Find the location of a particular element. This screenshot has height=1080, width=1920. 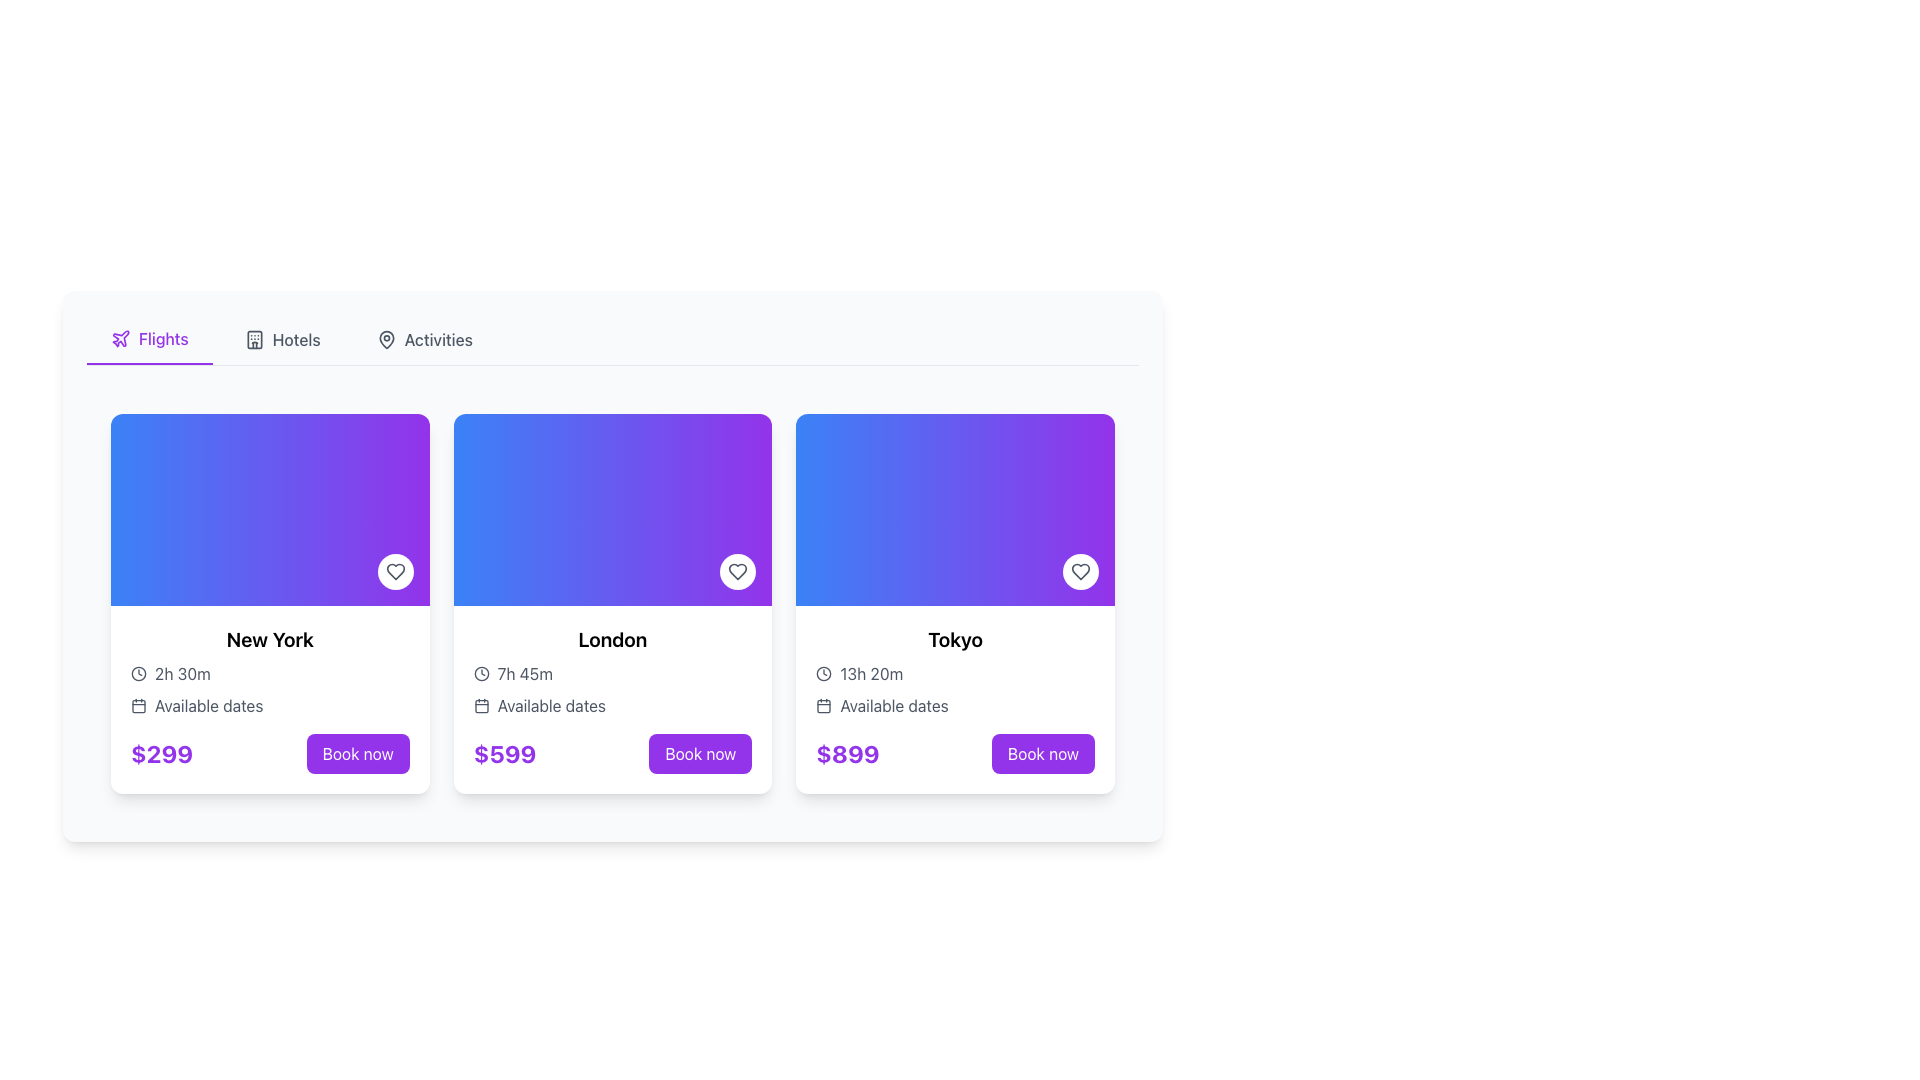

the SVG circle element that is part of the clock icon located in the center of the London card, adjacent to the time duration text is located at coordinates (481, 674).